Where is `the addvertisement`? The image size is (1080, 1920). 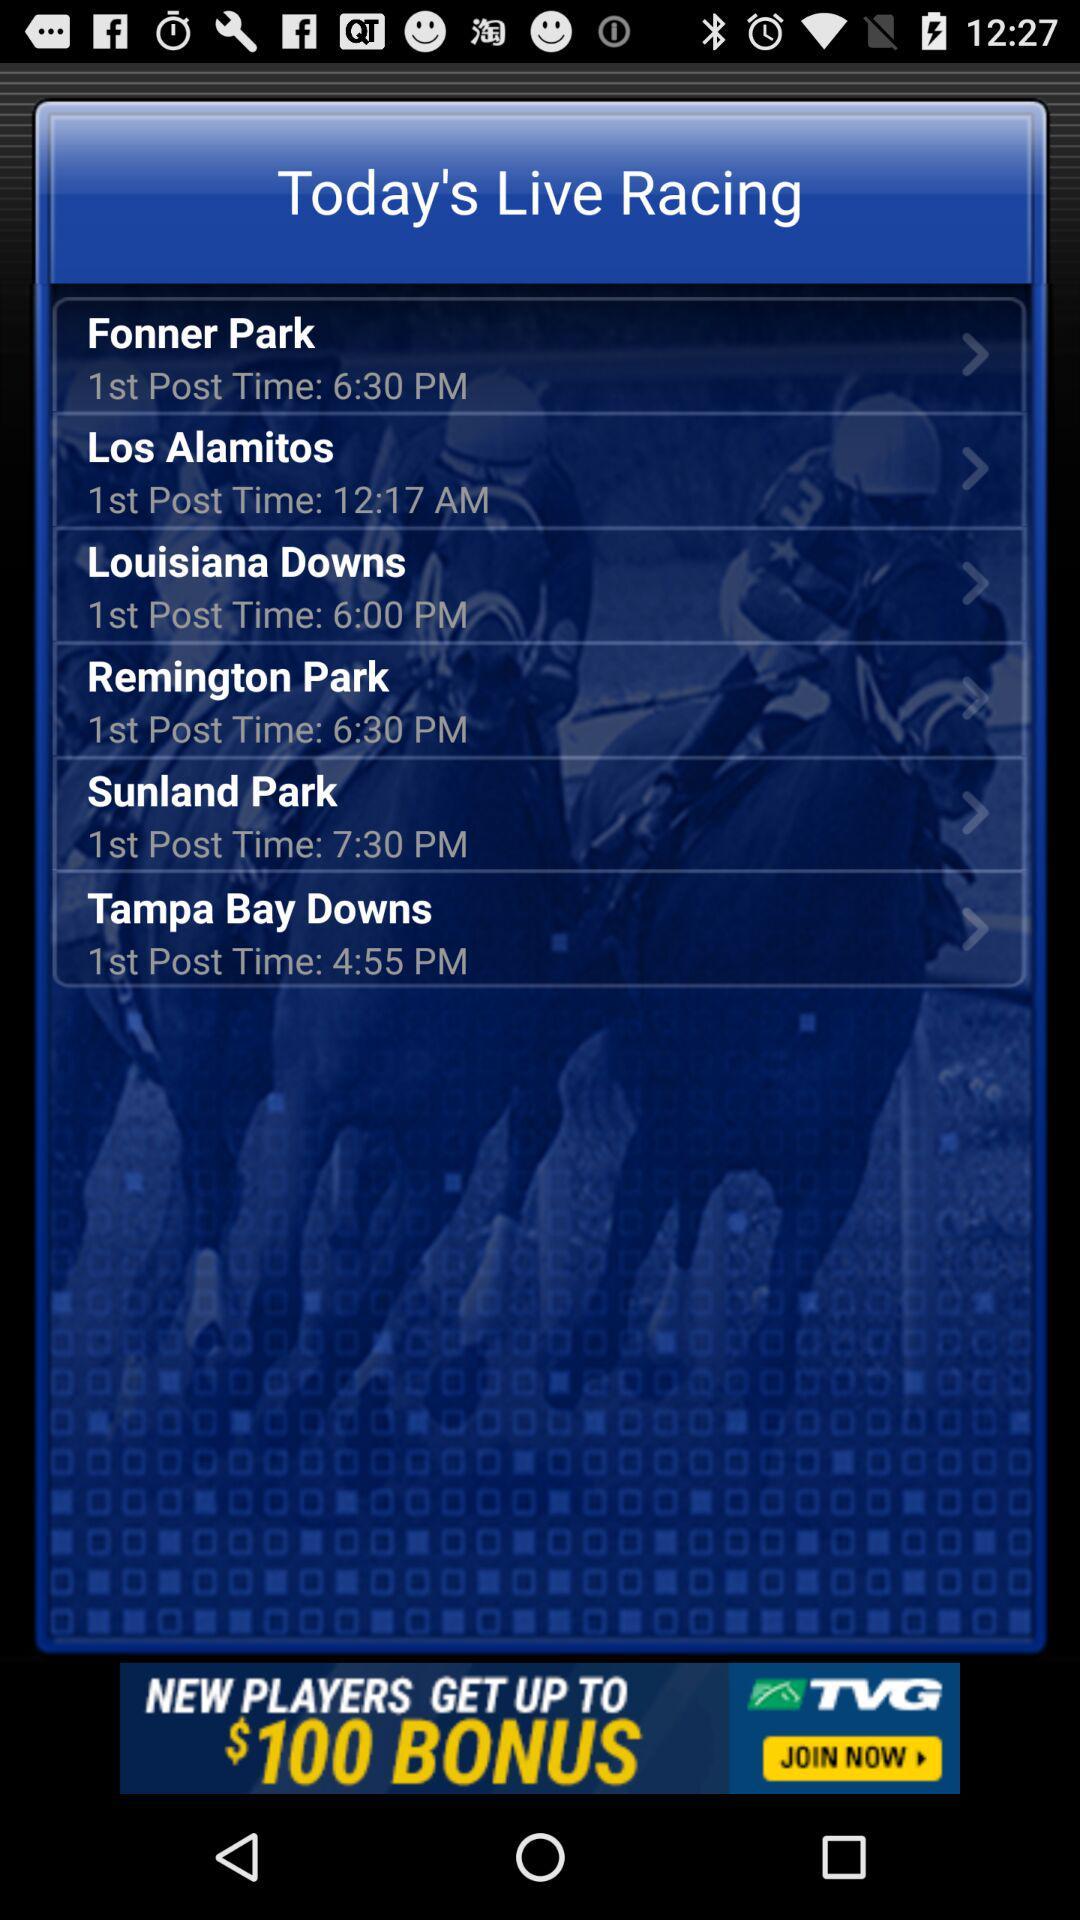 the addvertisement is located at coordinates (540, 1727).